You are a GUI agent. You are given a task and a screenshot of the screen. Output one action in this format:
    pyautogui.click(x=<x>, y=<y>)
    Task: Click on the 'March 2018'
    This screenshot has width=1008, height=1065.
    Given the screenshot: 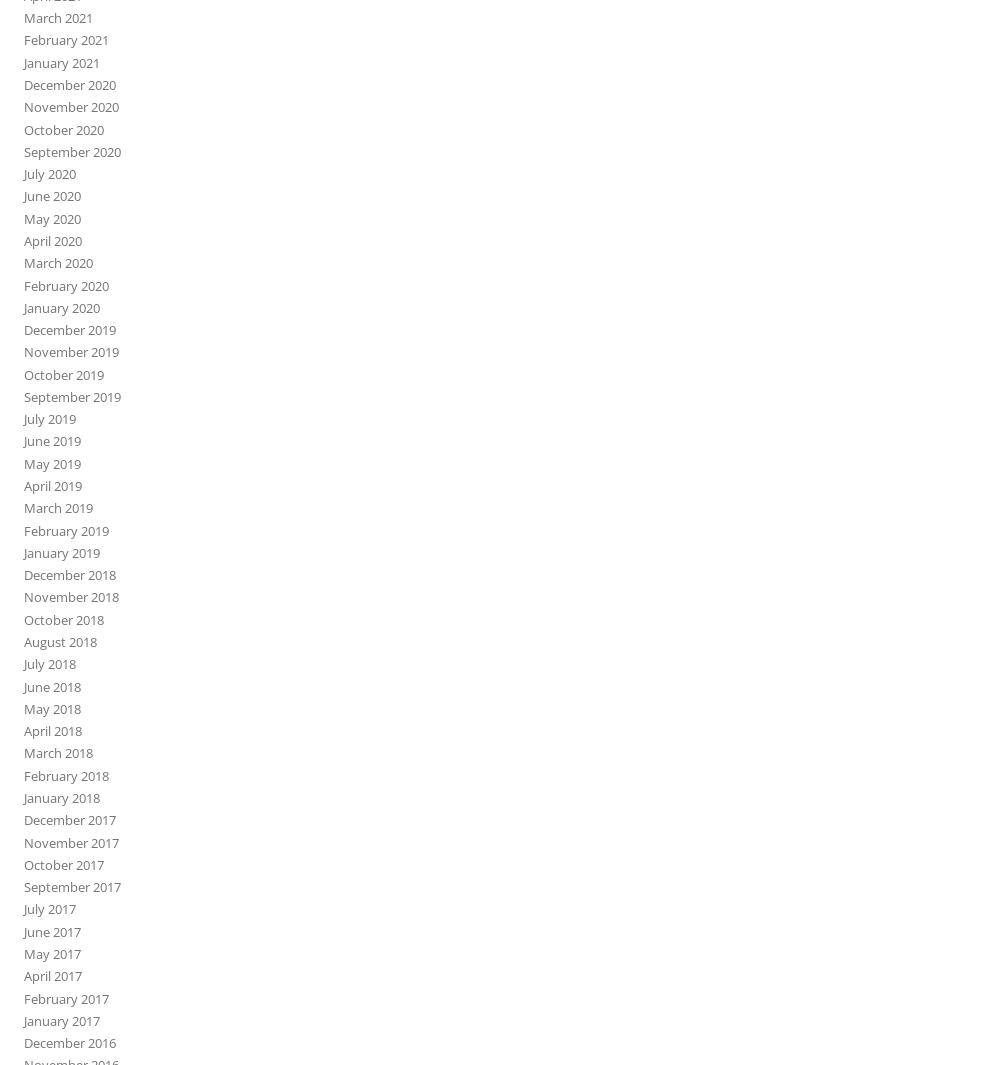 What is the action you would take?
    pyautogui.click(x=58, y=752)
    